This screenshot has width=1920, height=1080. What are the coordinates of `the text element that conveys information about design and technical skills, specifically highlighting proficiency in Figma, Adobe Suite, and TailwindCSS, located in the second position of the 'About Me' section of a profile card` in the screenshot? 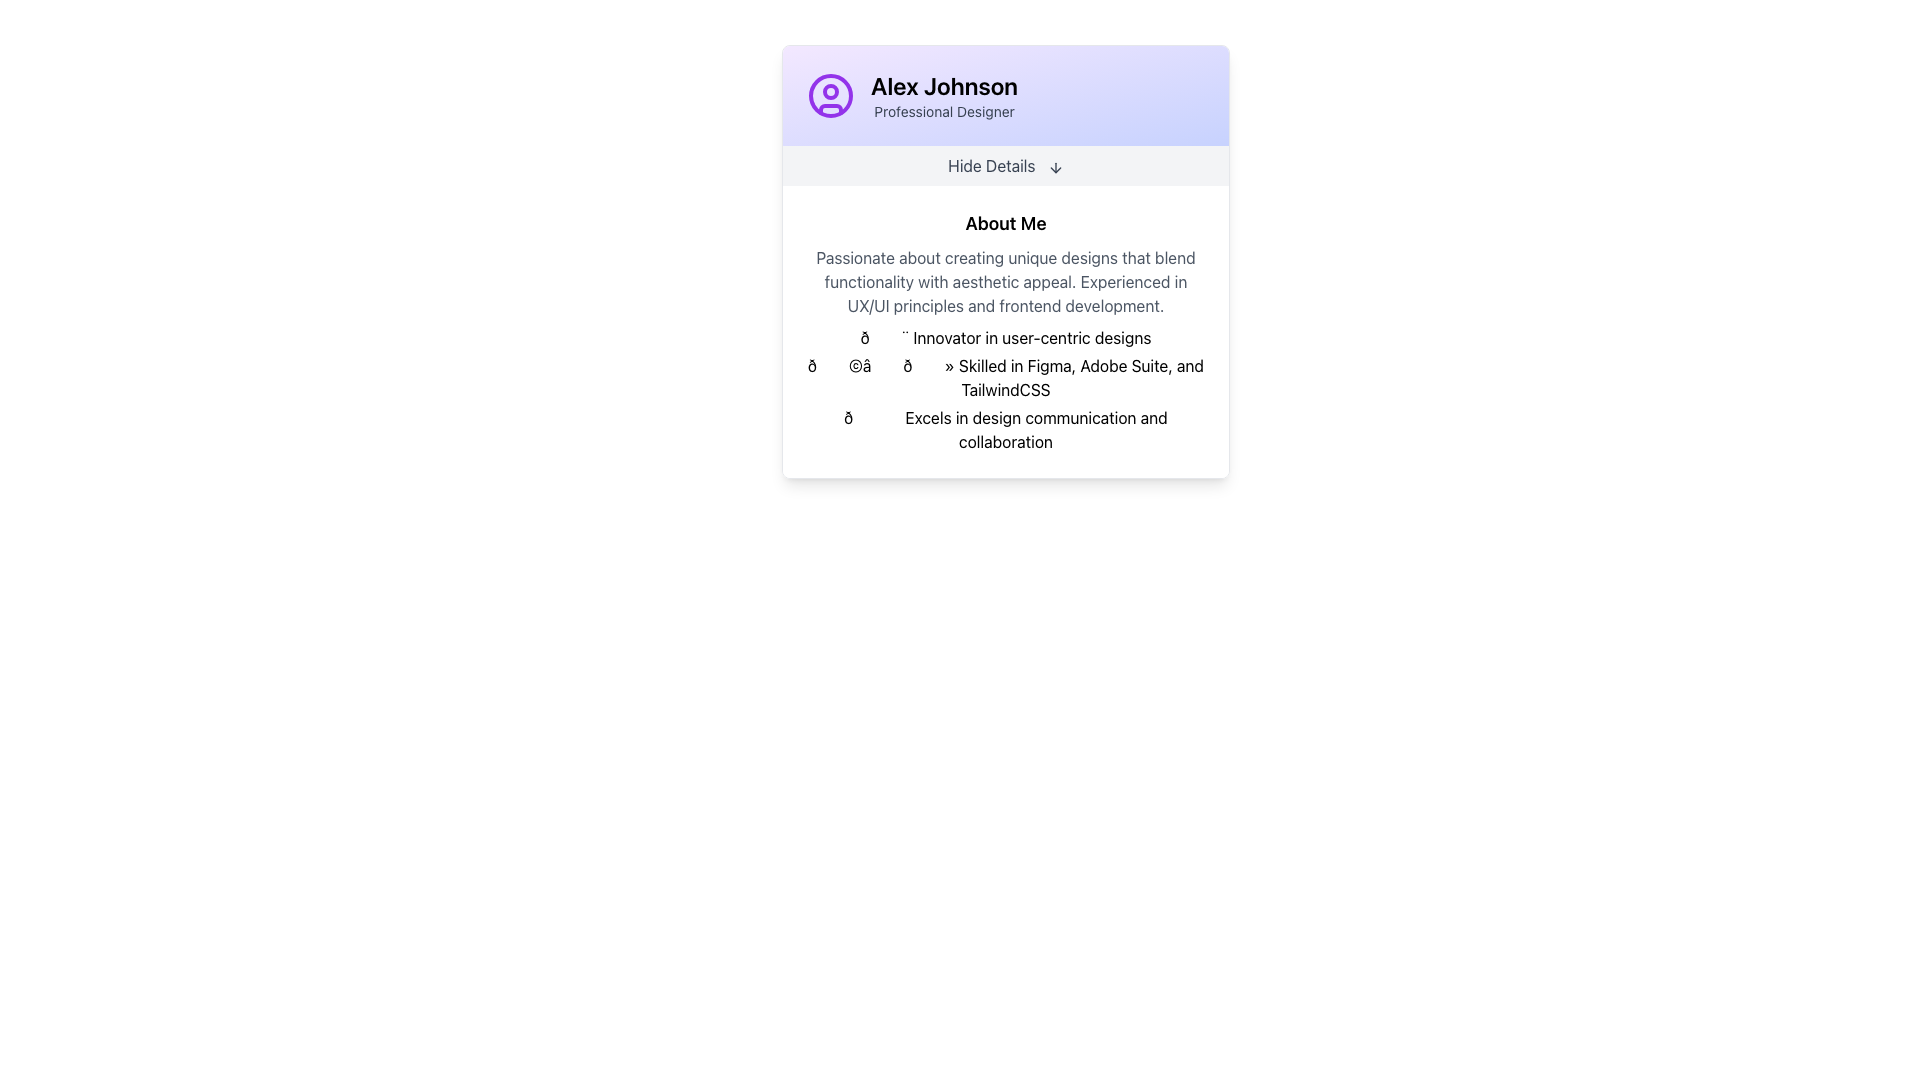 It's located at (1006, 378).